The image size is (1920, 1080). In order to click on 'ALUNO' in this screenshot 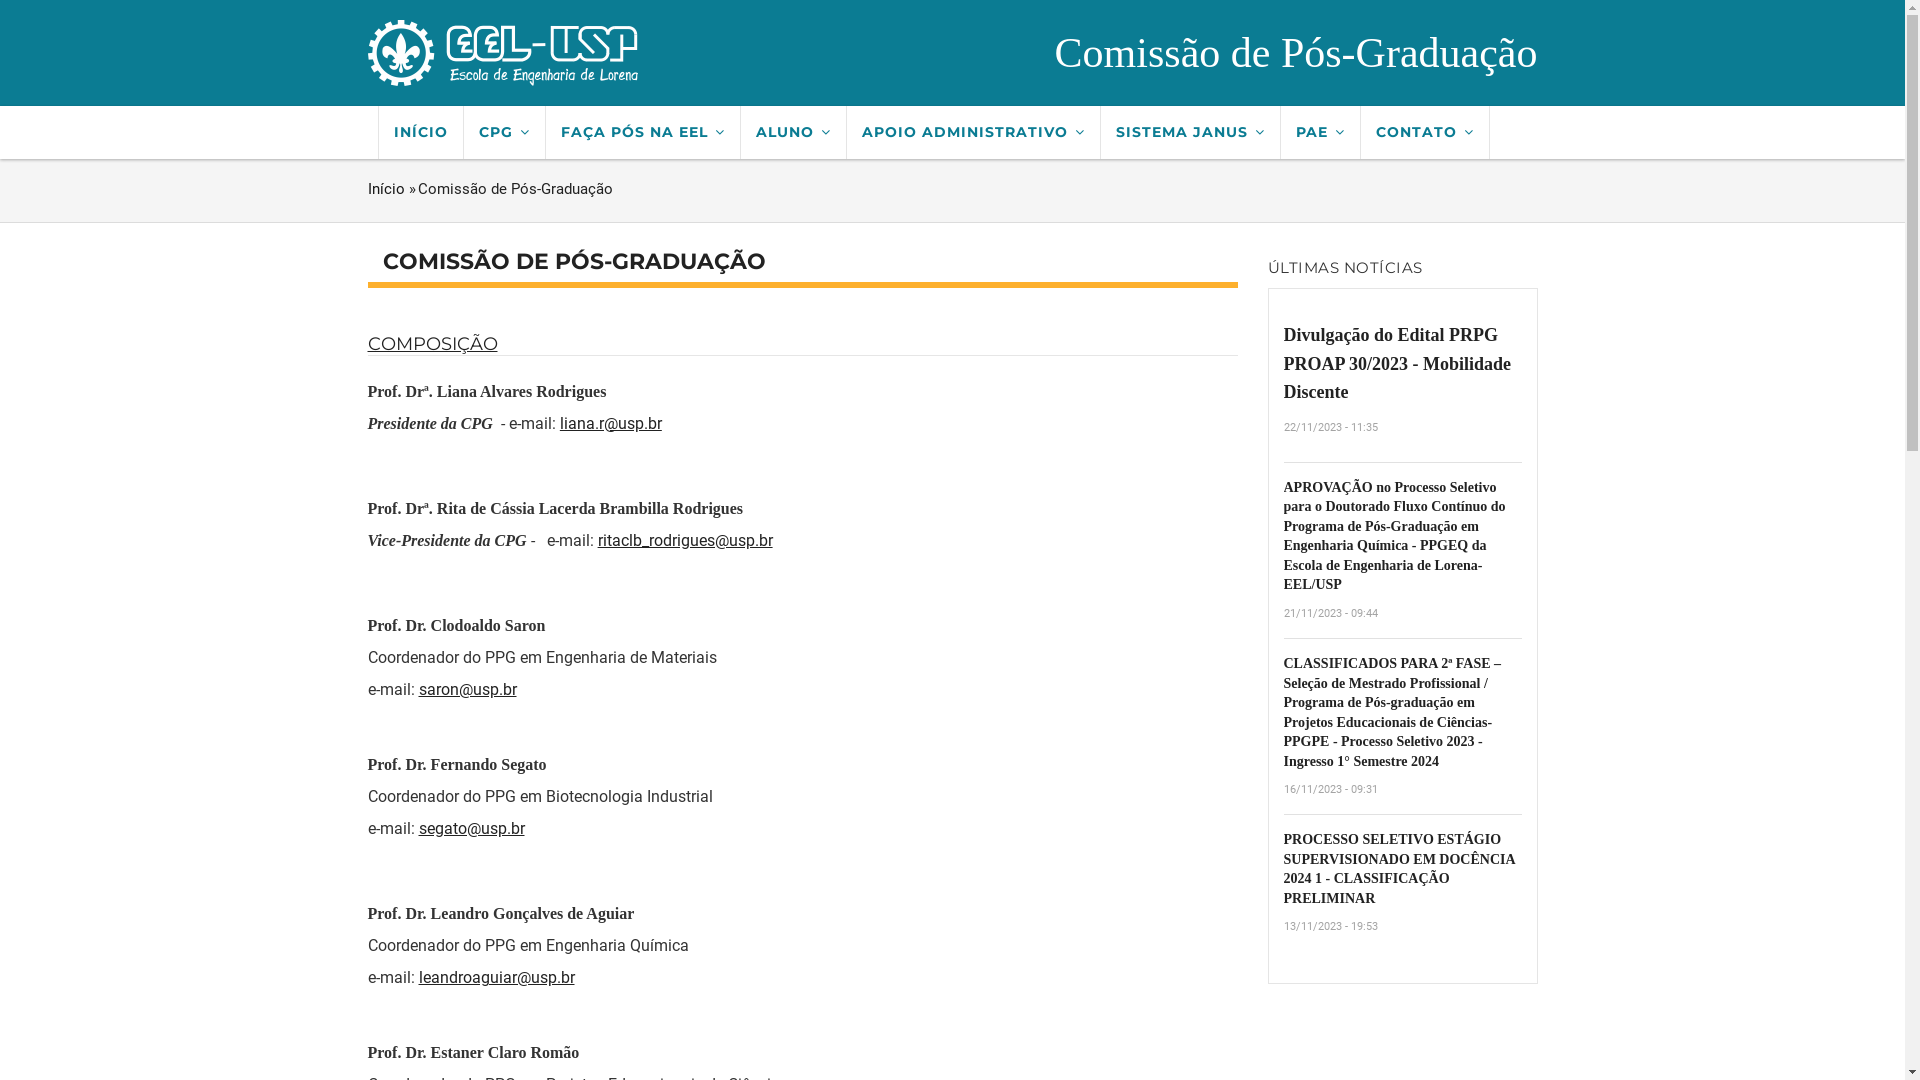, I will do `click(791, 132)`.